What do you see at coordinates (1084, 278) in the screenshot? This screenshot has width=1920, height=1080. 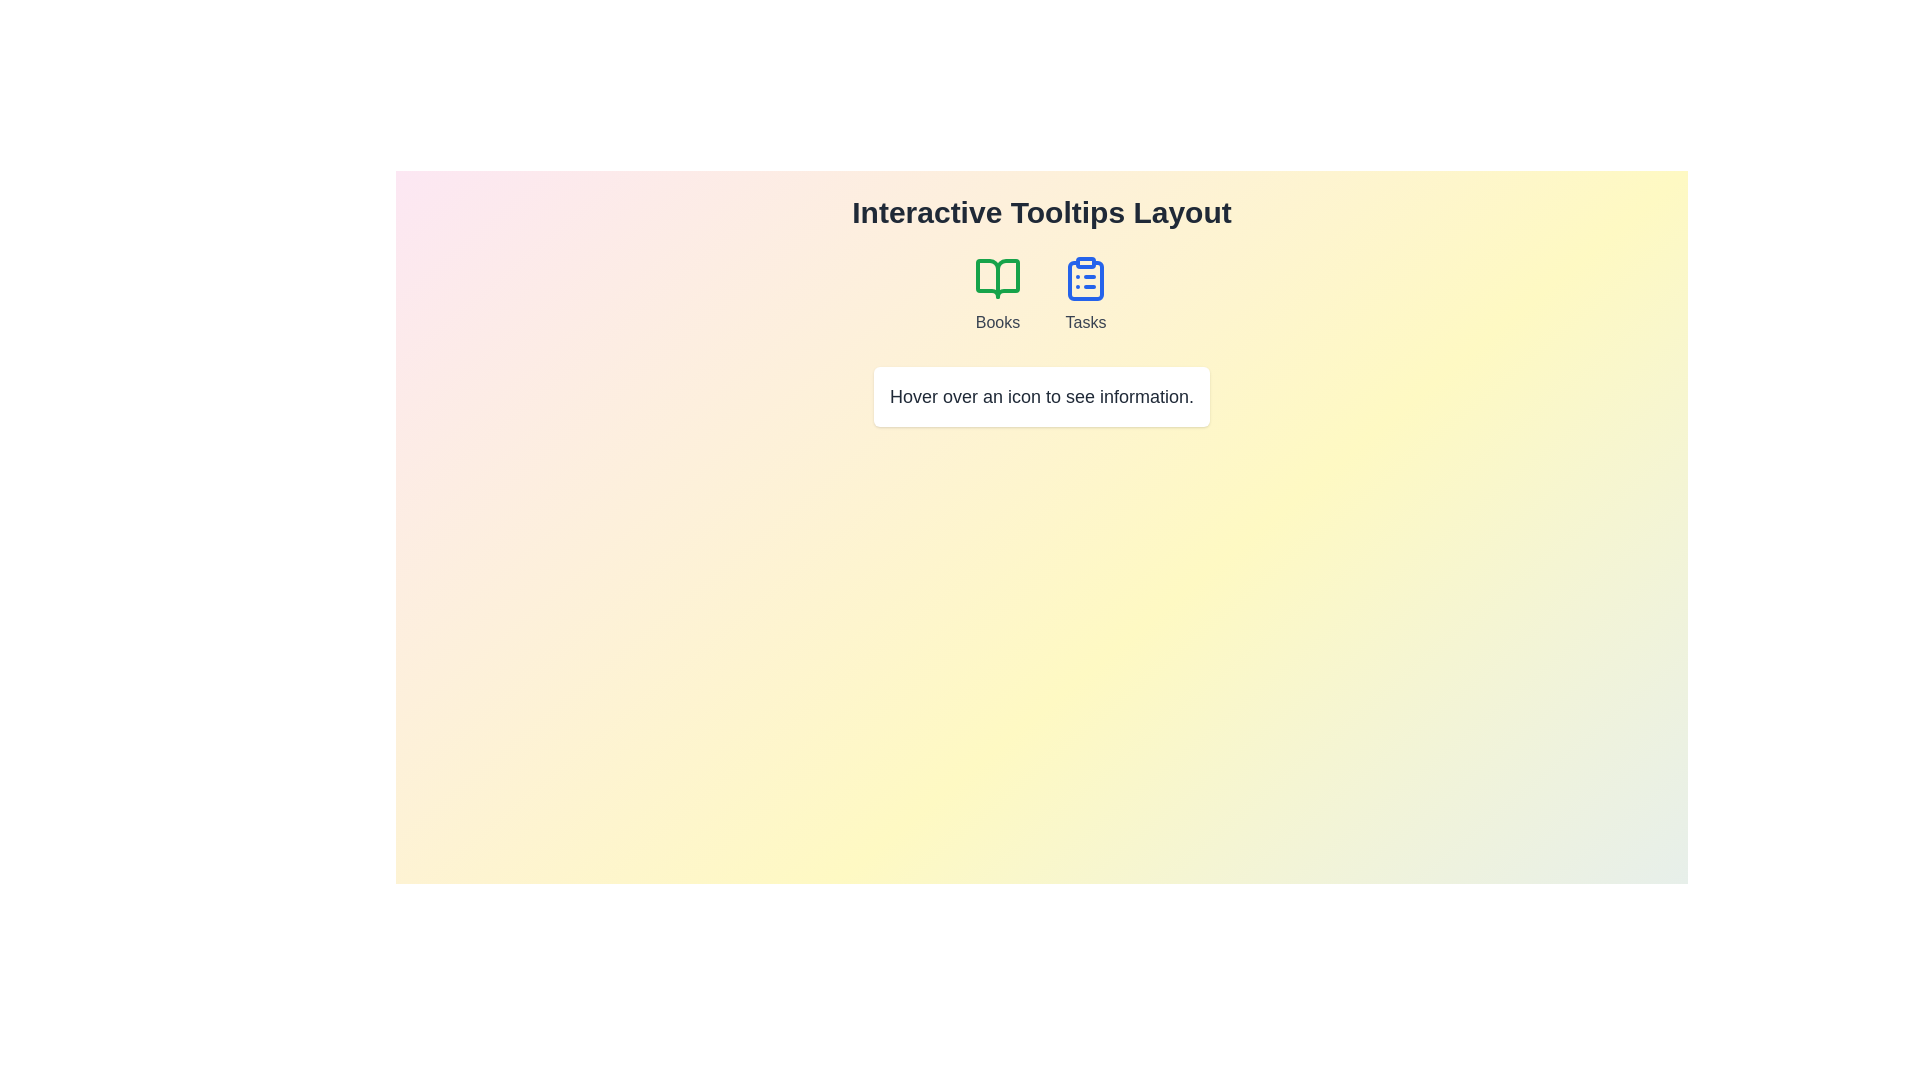 I see `the blue clipboard icon located in the upper center of the interface` at bounding box center [1084, 278].